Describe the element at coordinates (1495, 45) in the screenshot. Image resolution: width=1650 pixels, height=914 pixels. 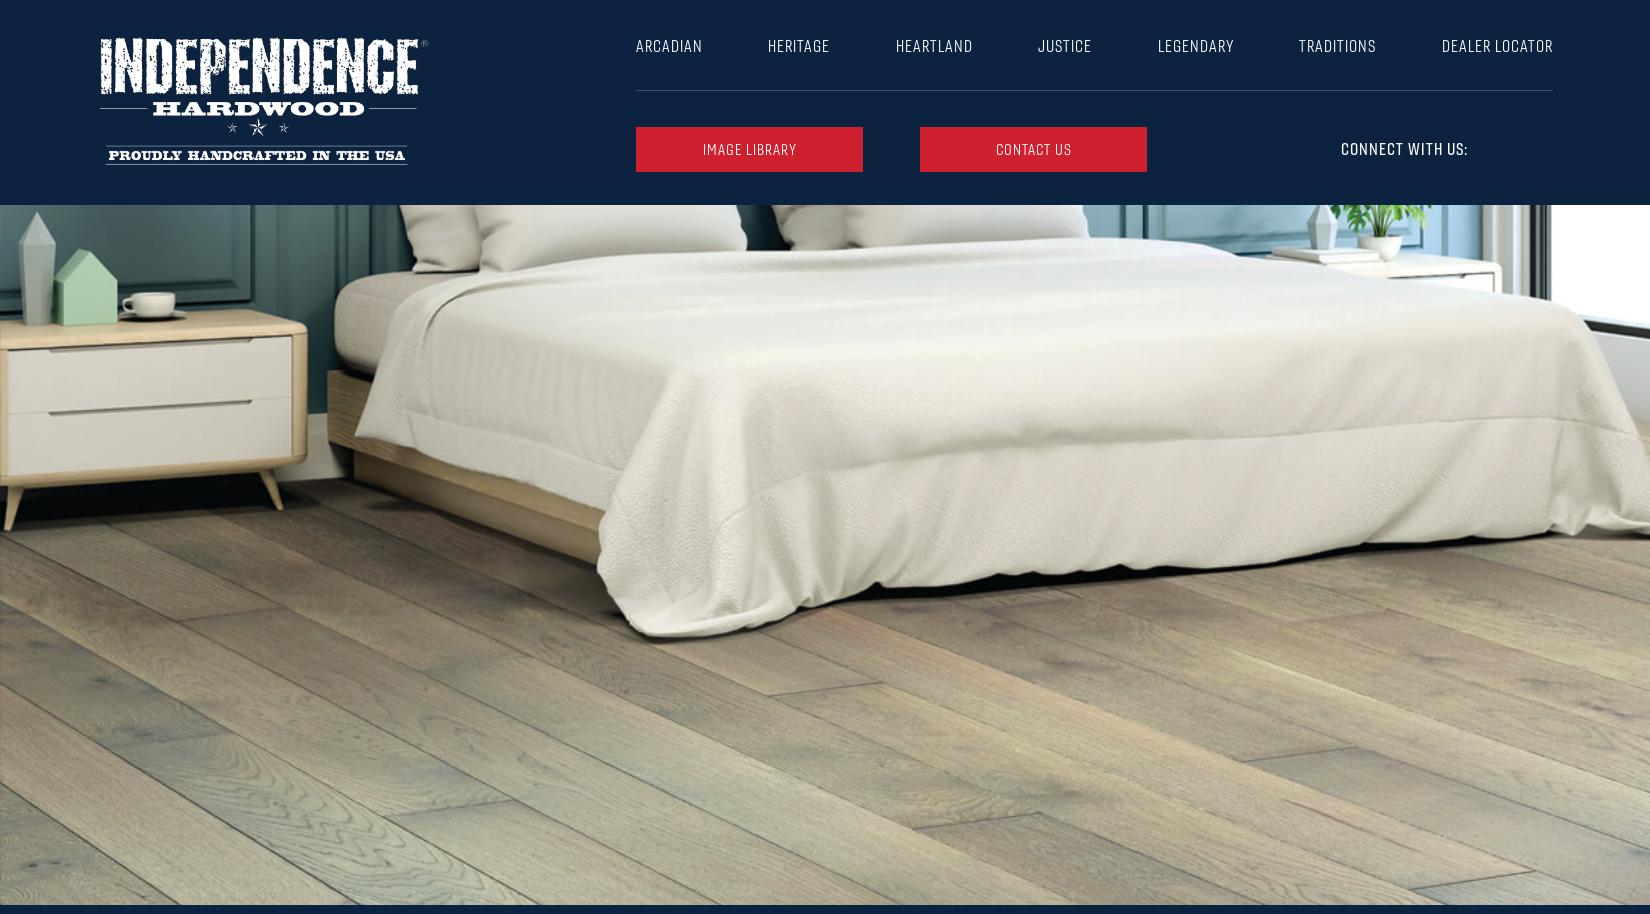
I see `'Dealer Locator'` at that location.